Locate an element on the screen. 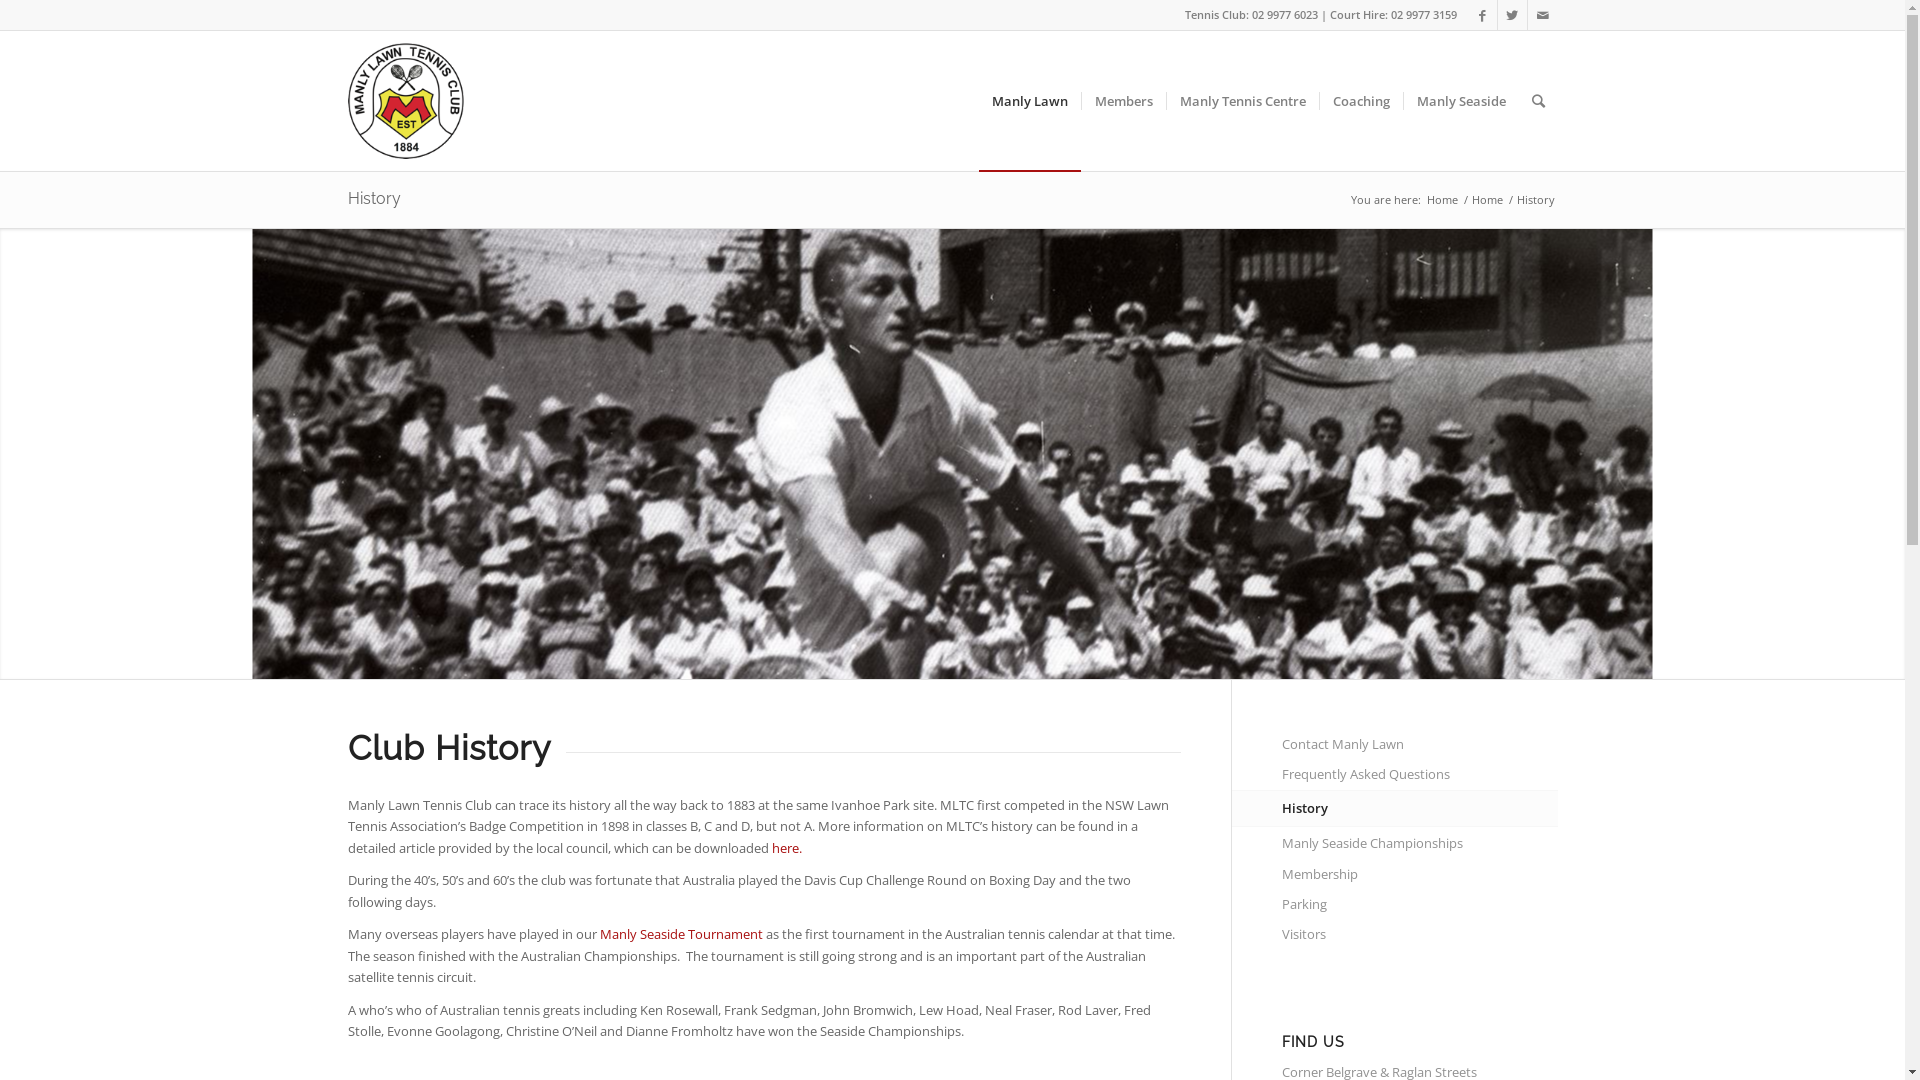 The width and height of the screenshot is (1920, 1080). 'Twitter' is located at coordinates (1512, 15).